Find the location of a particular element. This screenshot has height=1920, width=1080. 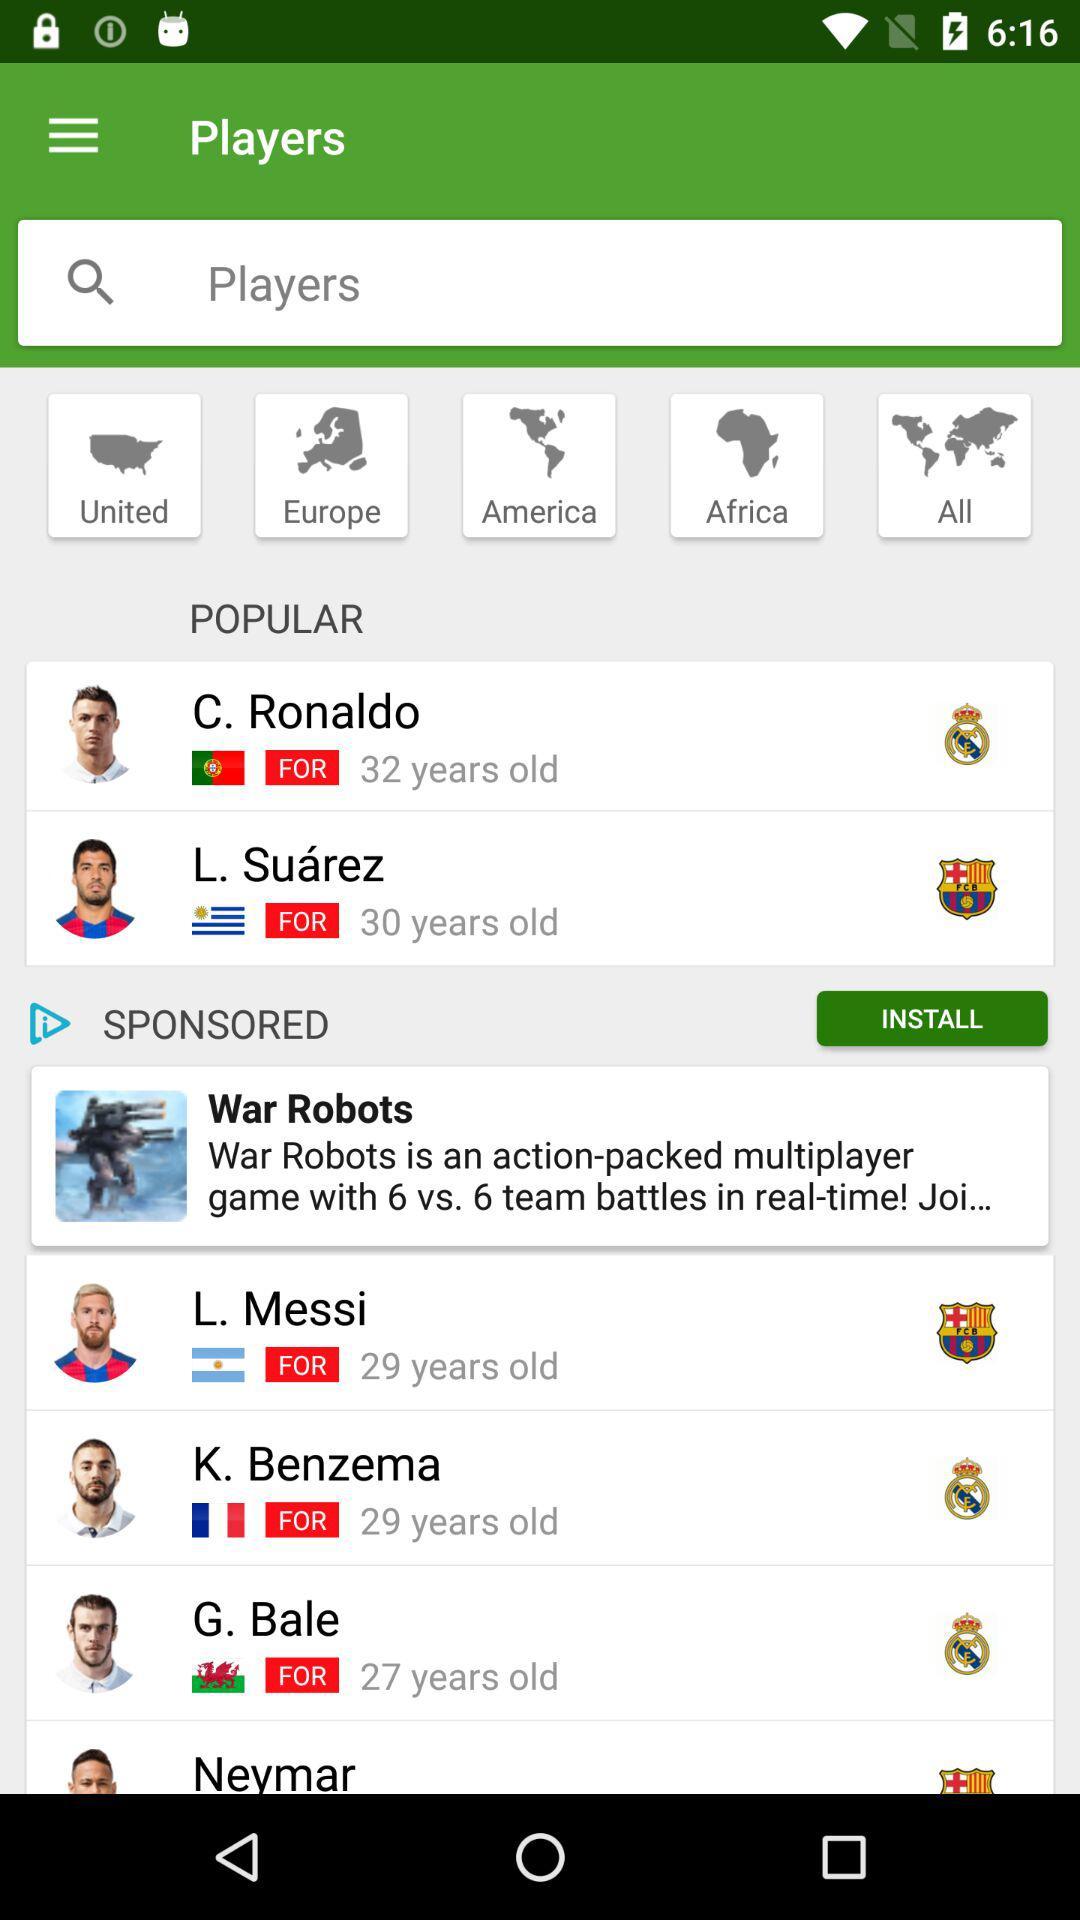

search the any one is located at coordinates (91, 281).